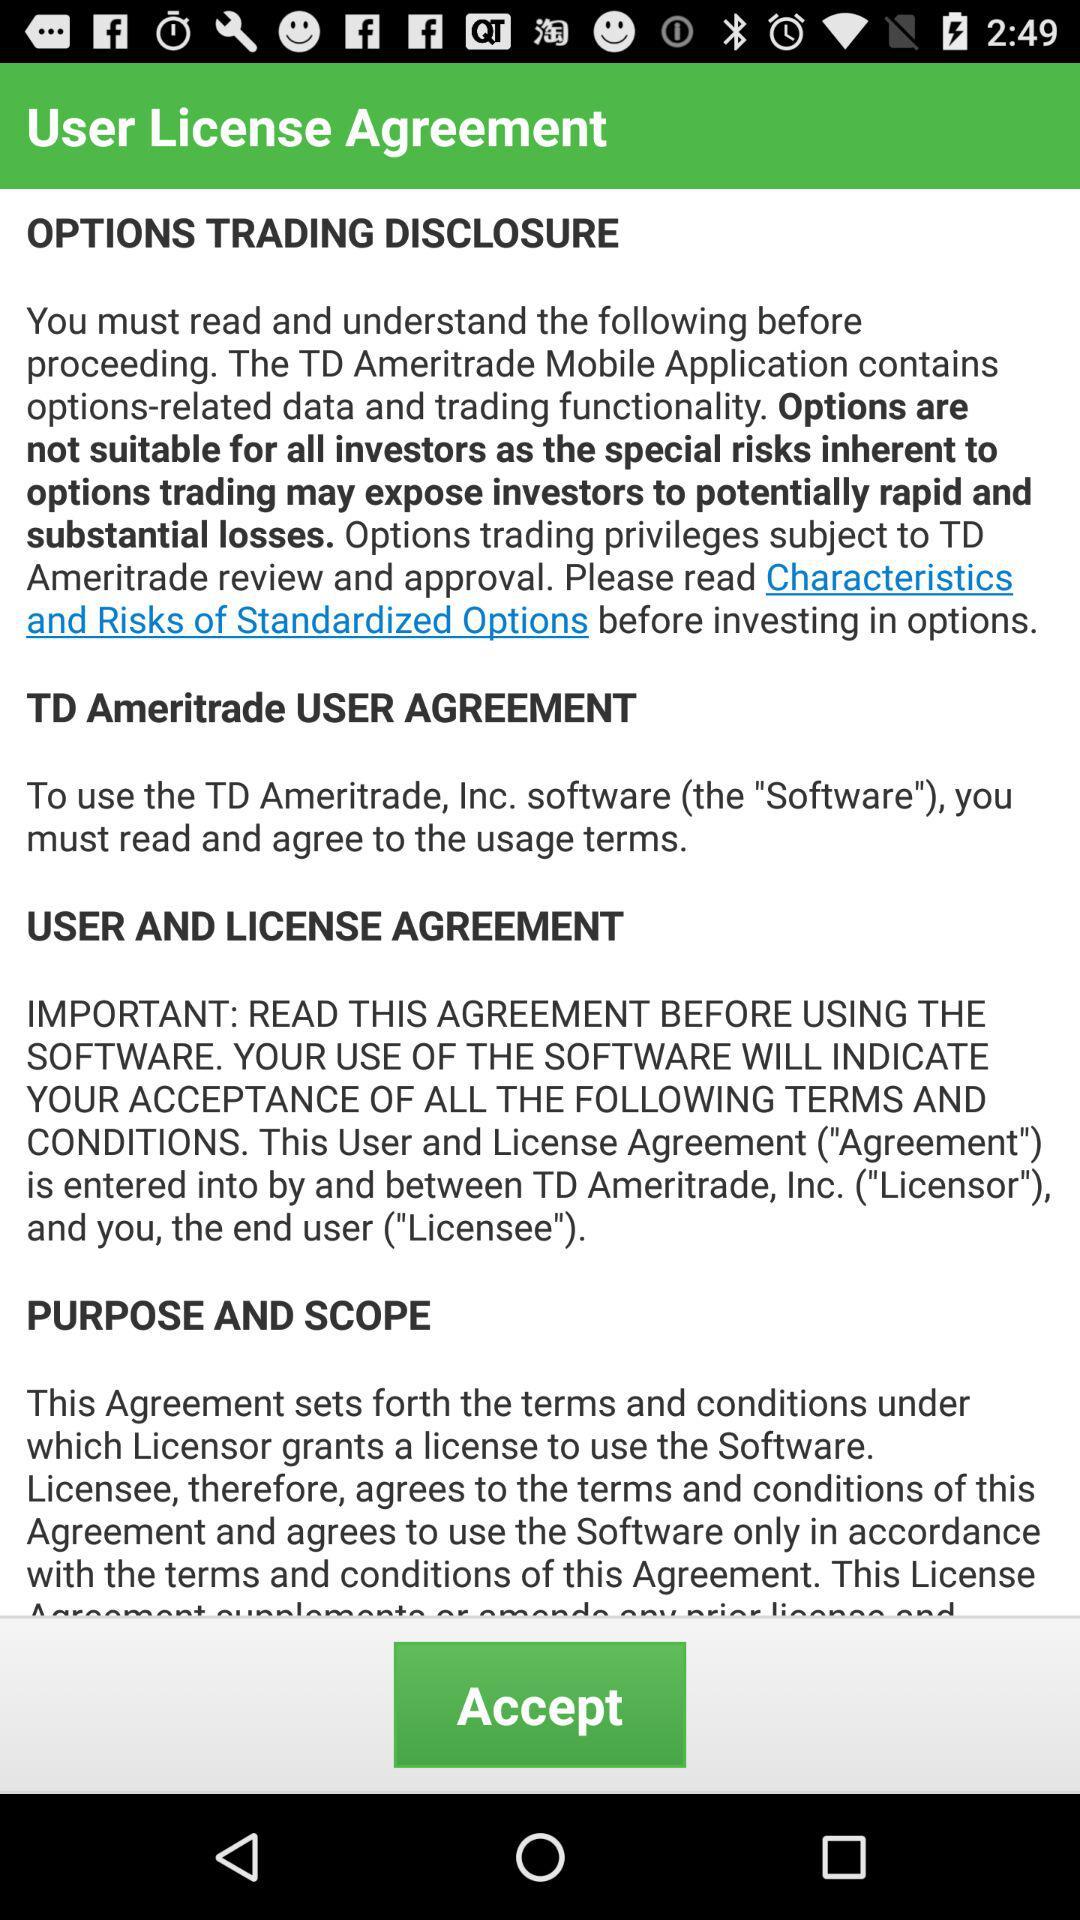 The height and width of the screenshot is (1920, 1080). What do you see at coordinates (540, 901) in the screenshot?
I see `options trading disclosure` at bounding box center [540, 901].